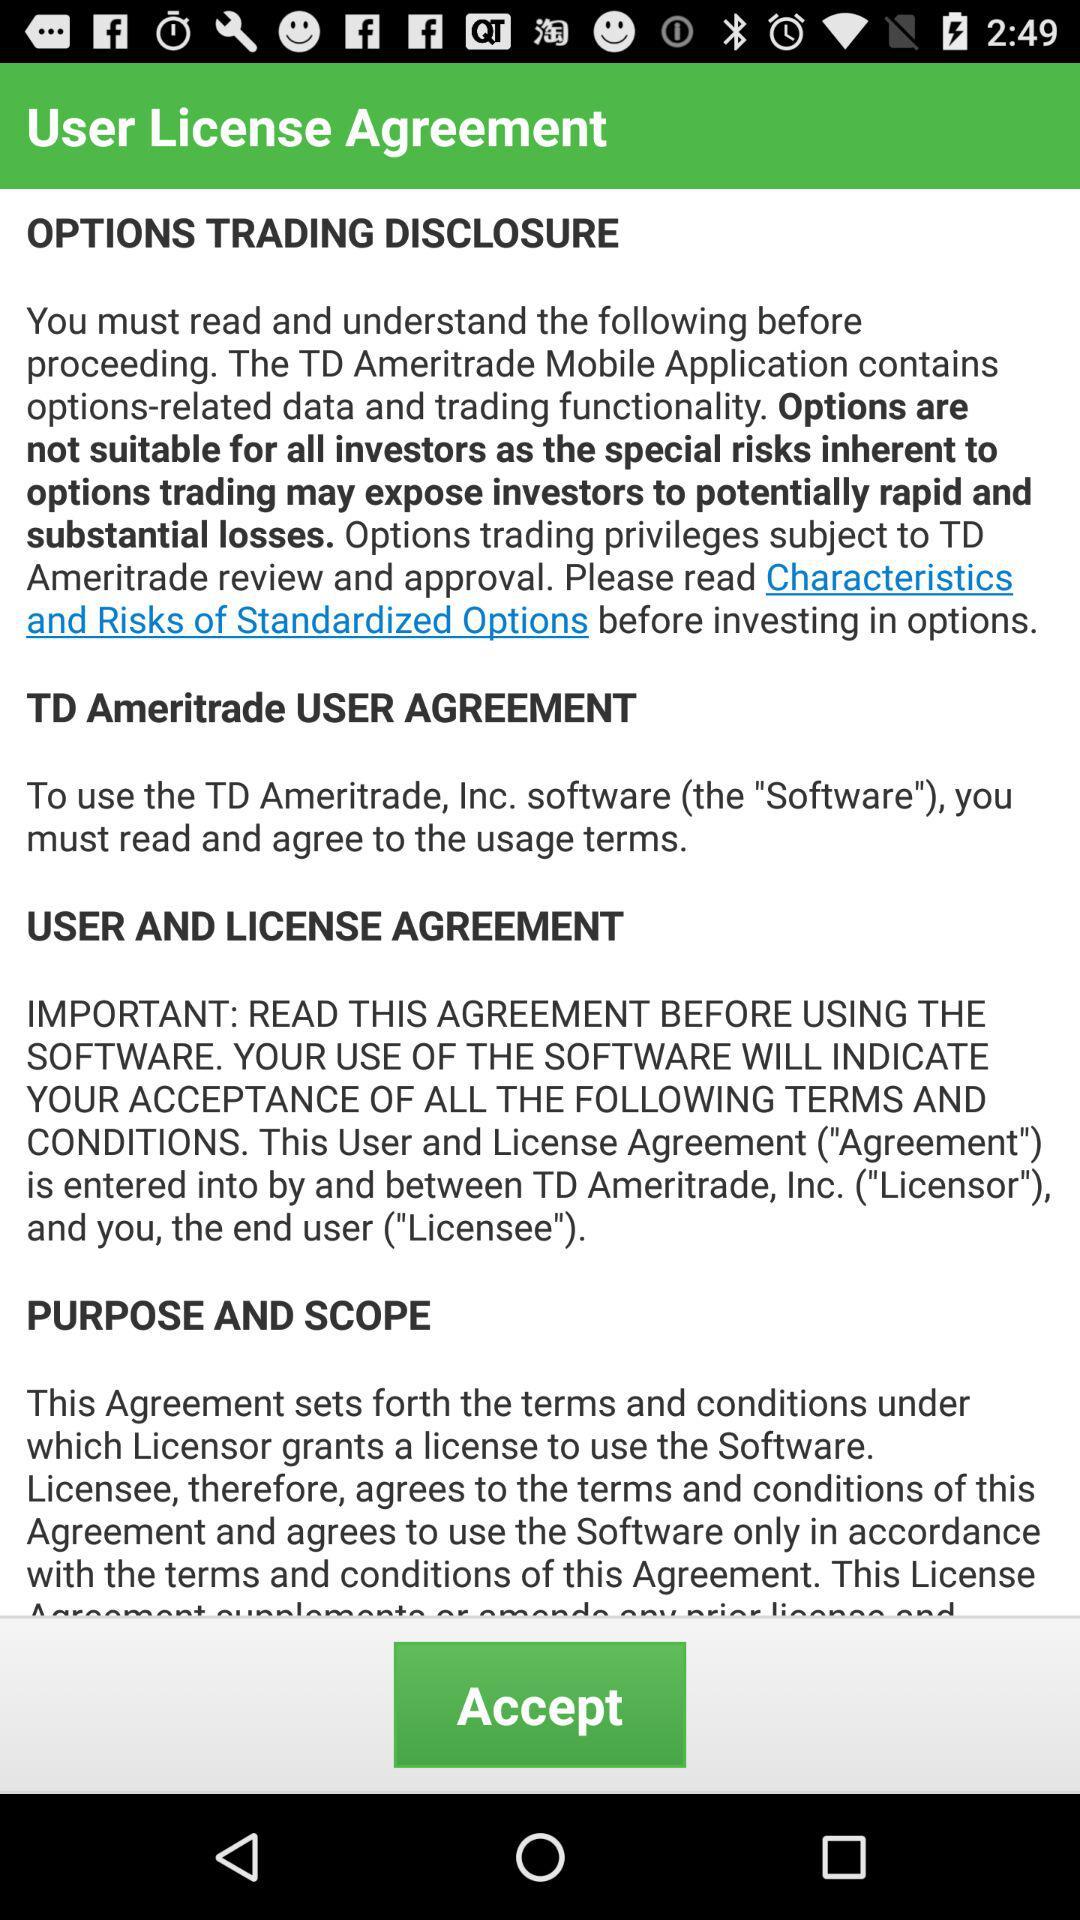 The height and width of the screenshot is (1920, 1080). What do you see at coordinates (540, 901) in the screenshot?
I see `options trading disclosure` at bounding box center [540, 901].